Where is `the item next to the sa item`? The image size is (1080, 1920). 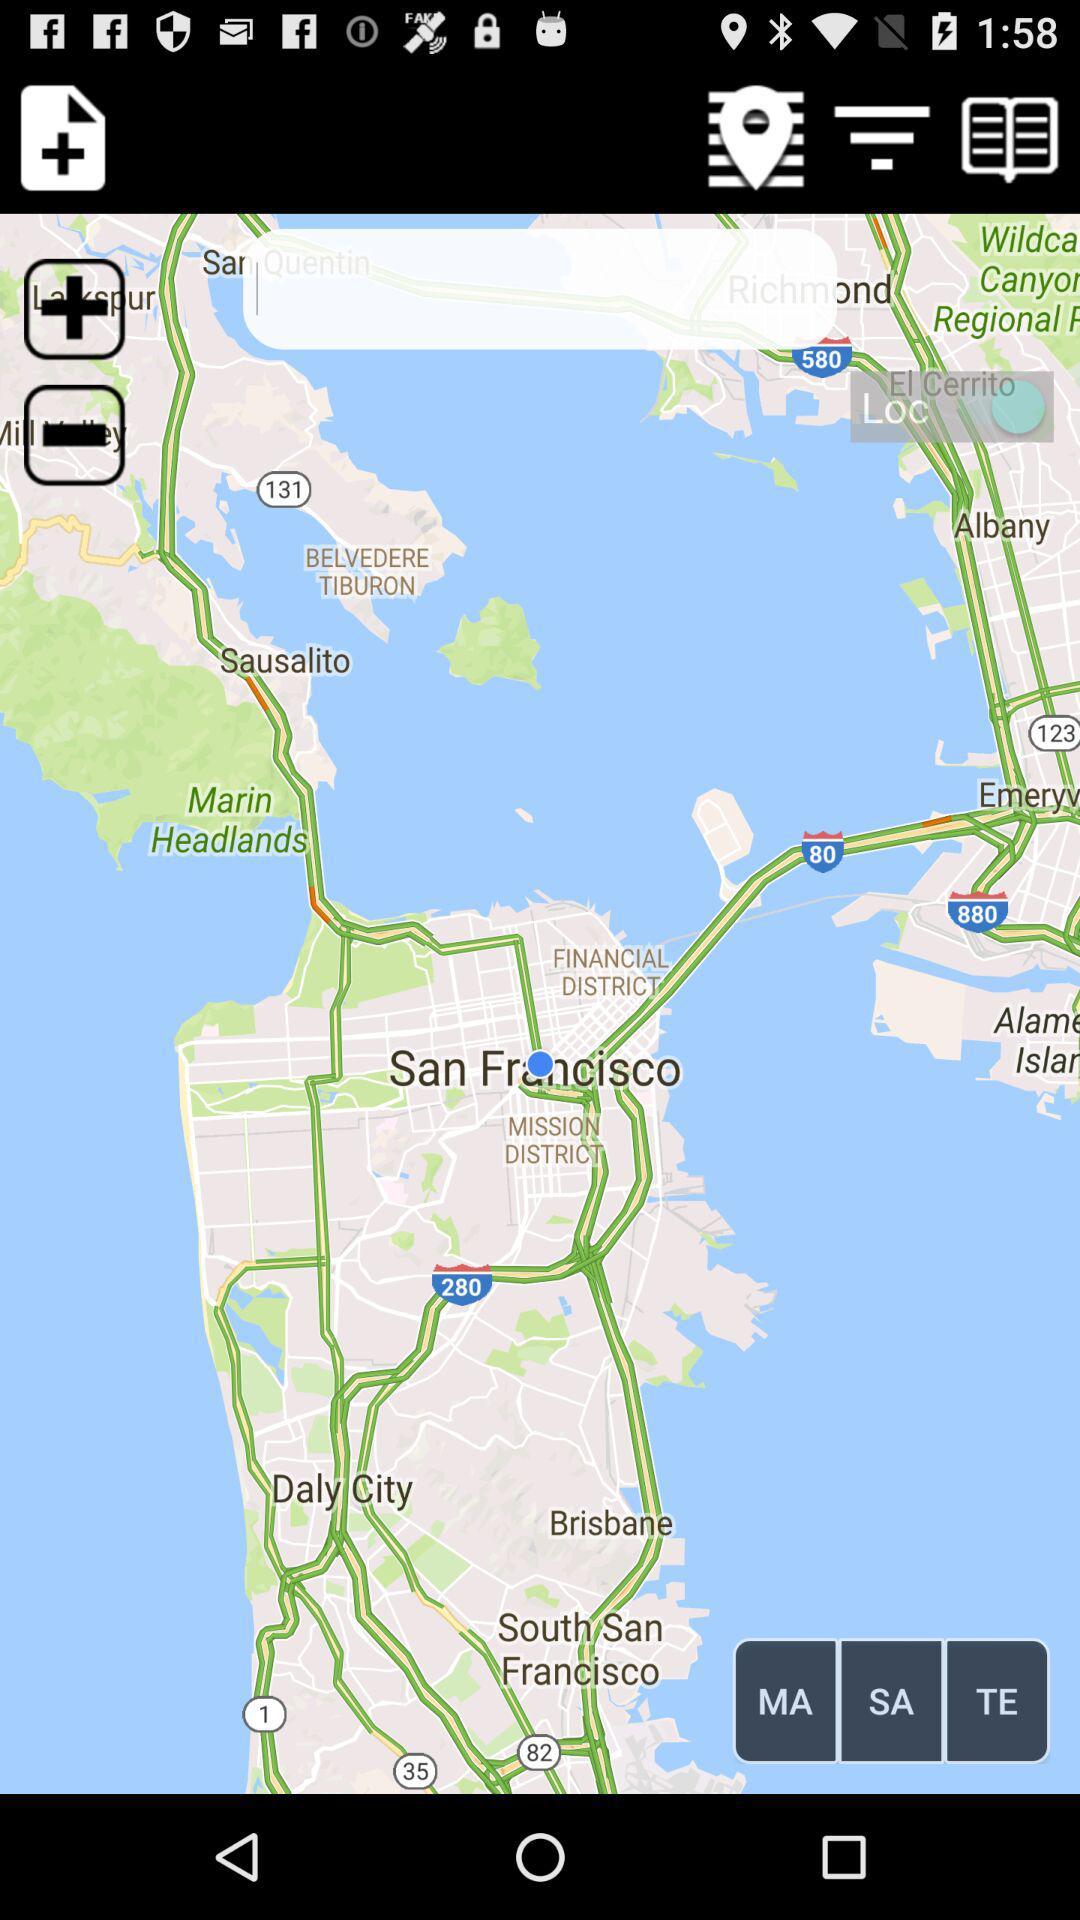 the item next to the sa item is located at coordinates (997, 1699).